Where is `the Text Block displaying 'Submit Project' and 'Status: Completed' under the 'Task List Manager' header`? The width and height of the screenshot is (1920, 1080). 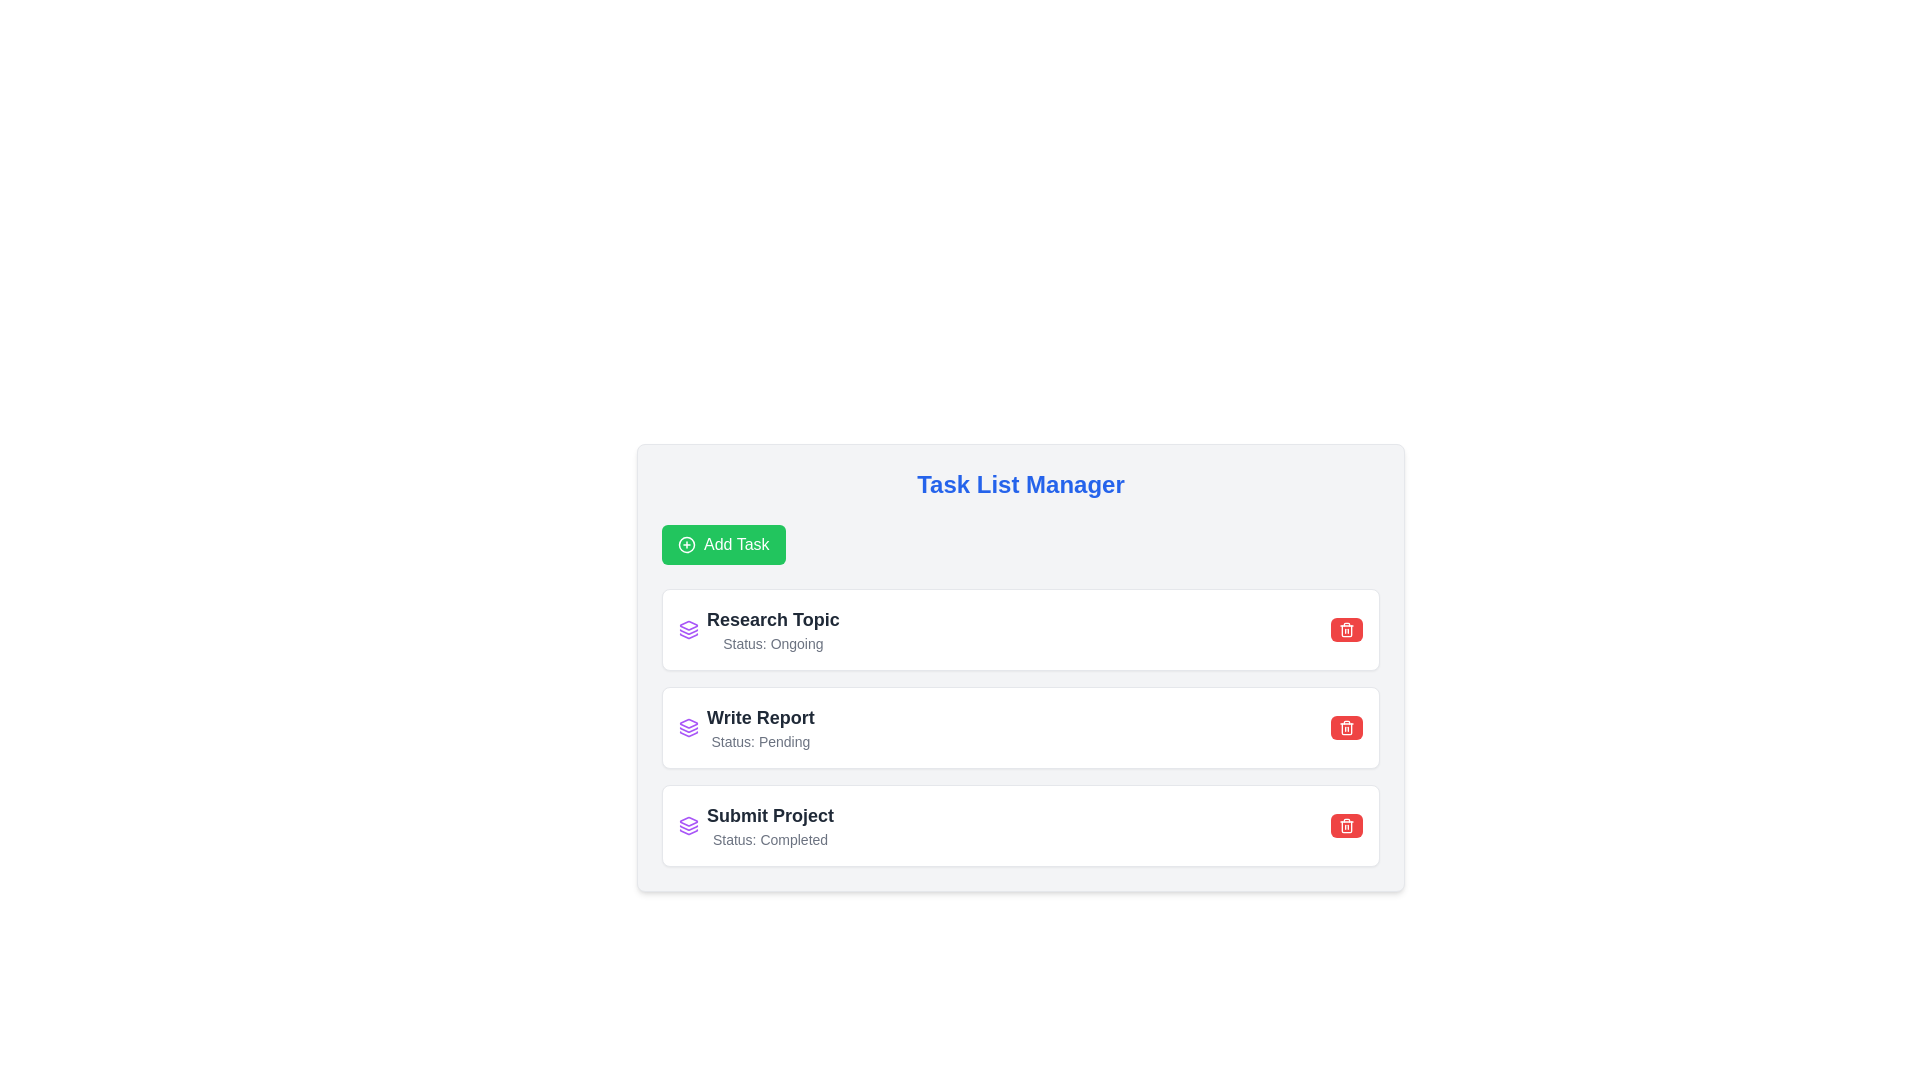
the Text Block displaying 'Submit Project' and 'Status: Completed' under the 'Task List Manager' header is located at coordinates (769, 825).